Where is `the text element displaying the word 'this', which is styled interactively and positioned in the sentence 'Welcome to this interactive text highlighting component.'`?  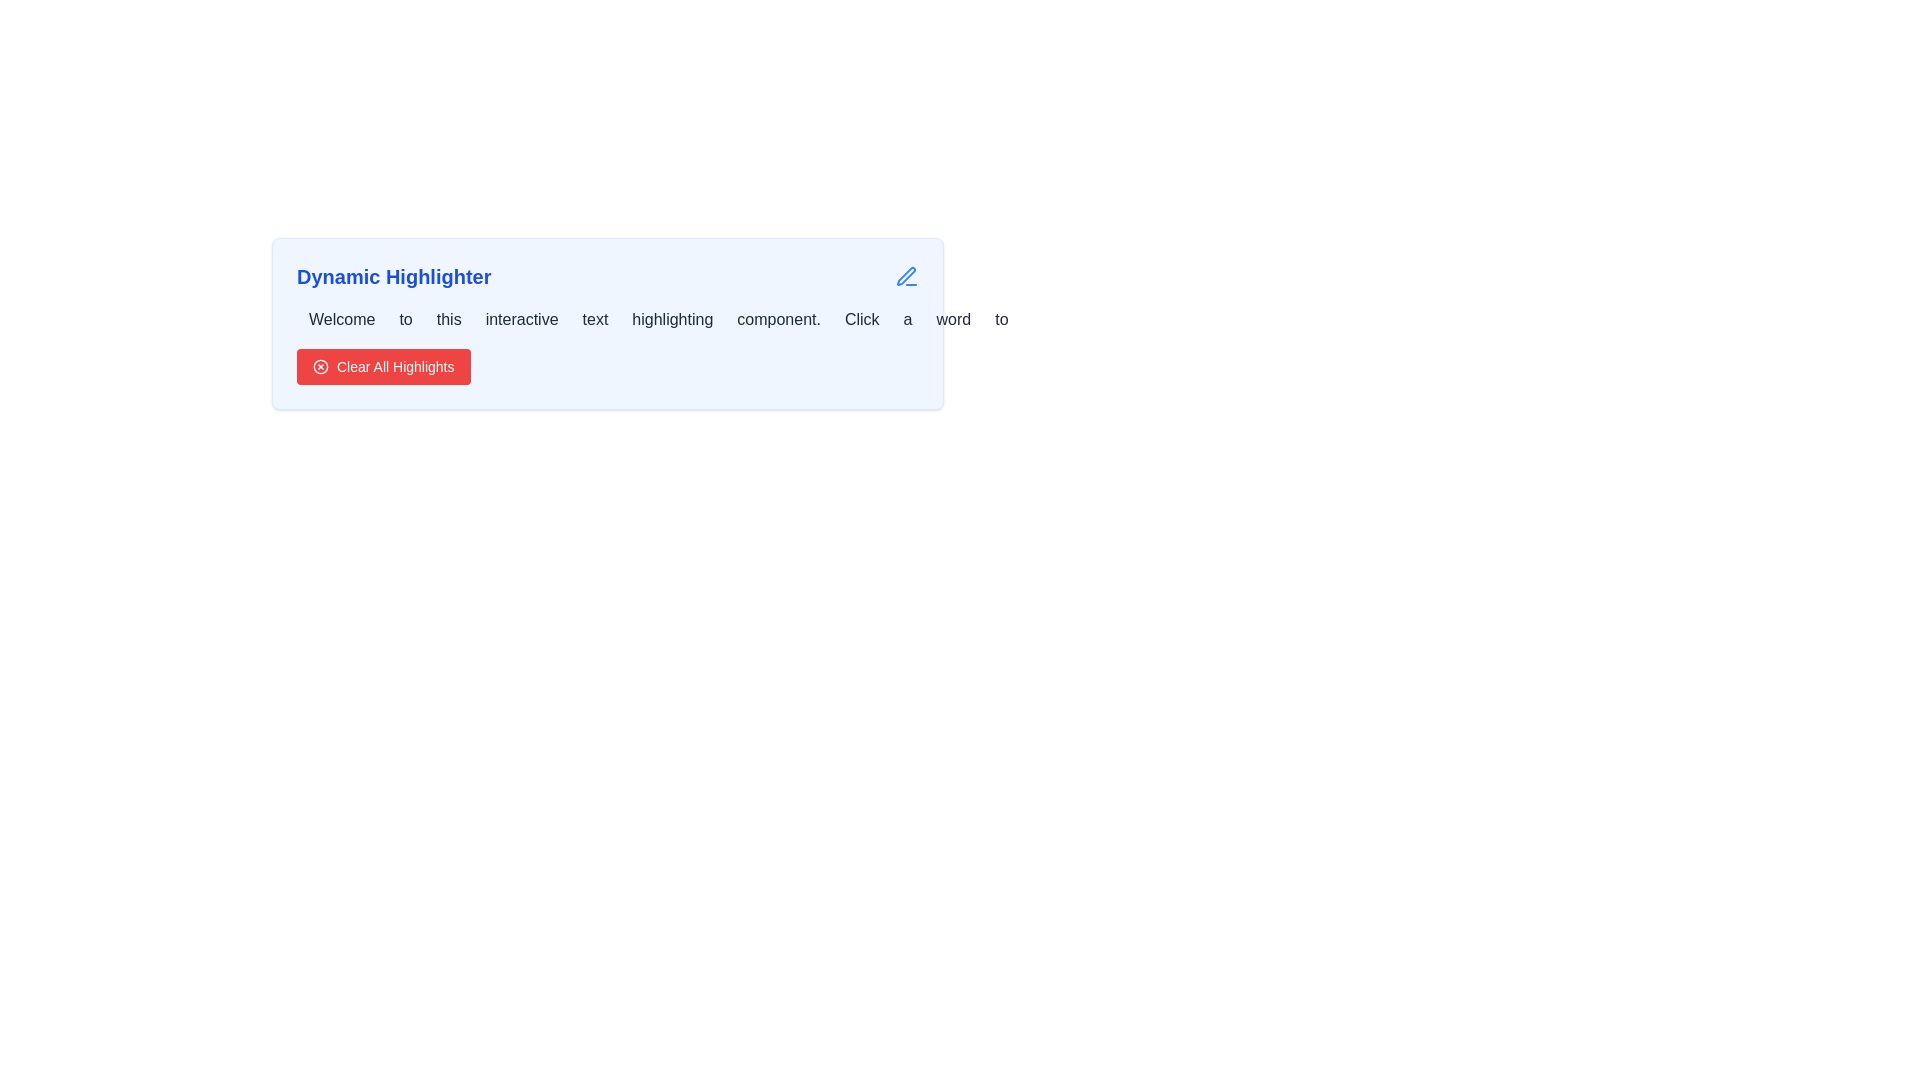
the text element displaying the word 'this', which is styled interactively and positioned in the sentence 'Welcome to this interactive text highlighting component.' is located at coordinates (448, 318).